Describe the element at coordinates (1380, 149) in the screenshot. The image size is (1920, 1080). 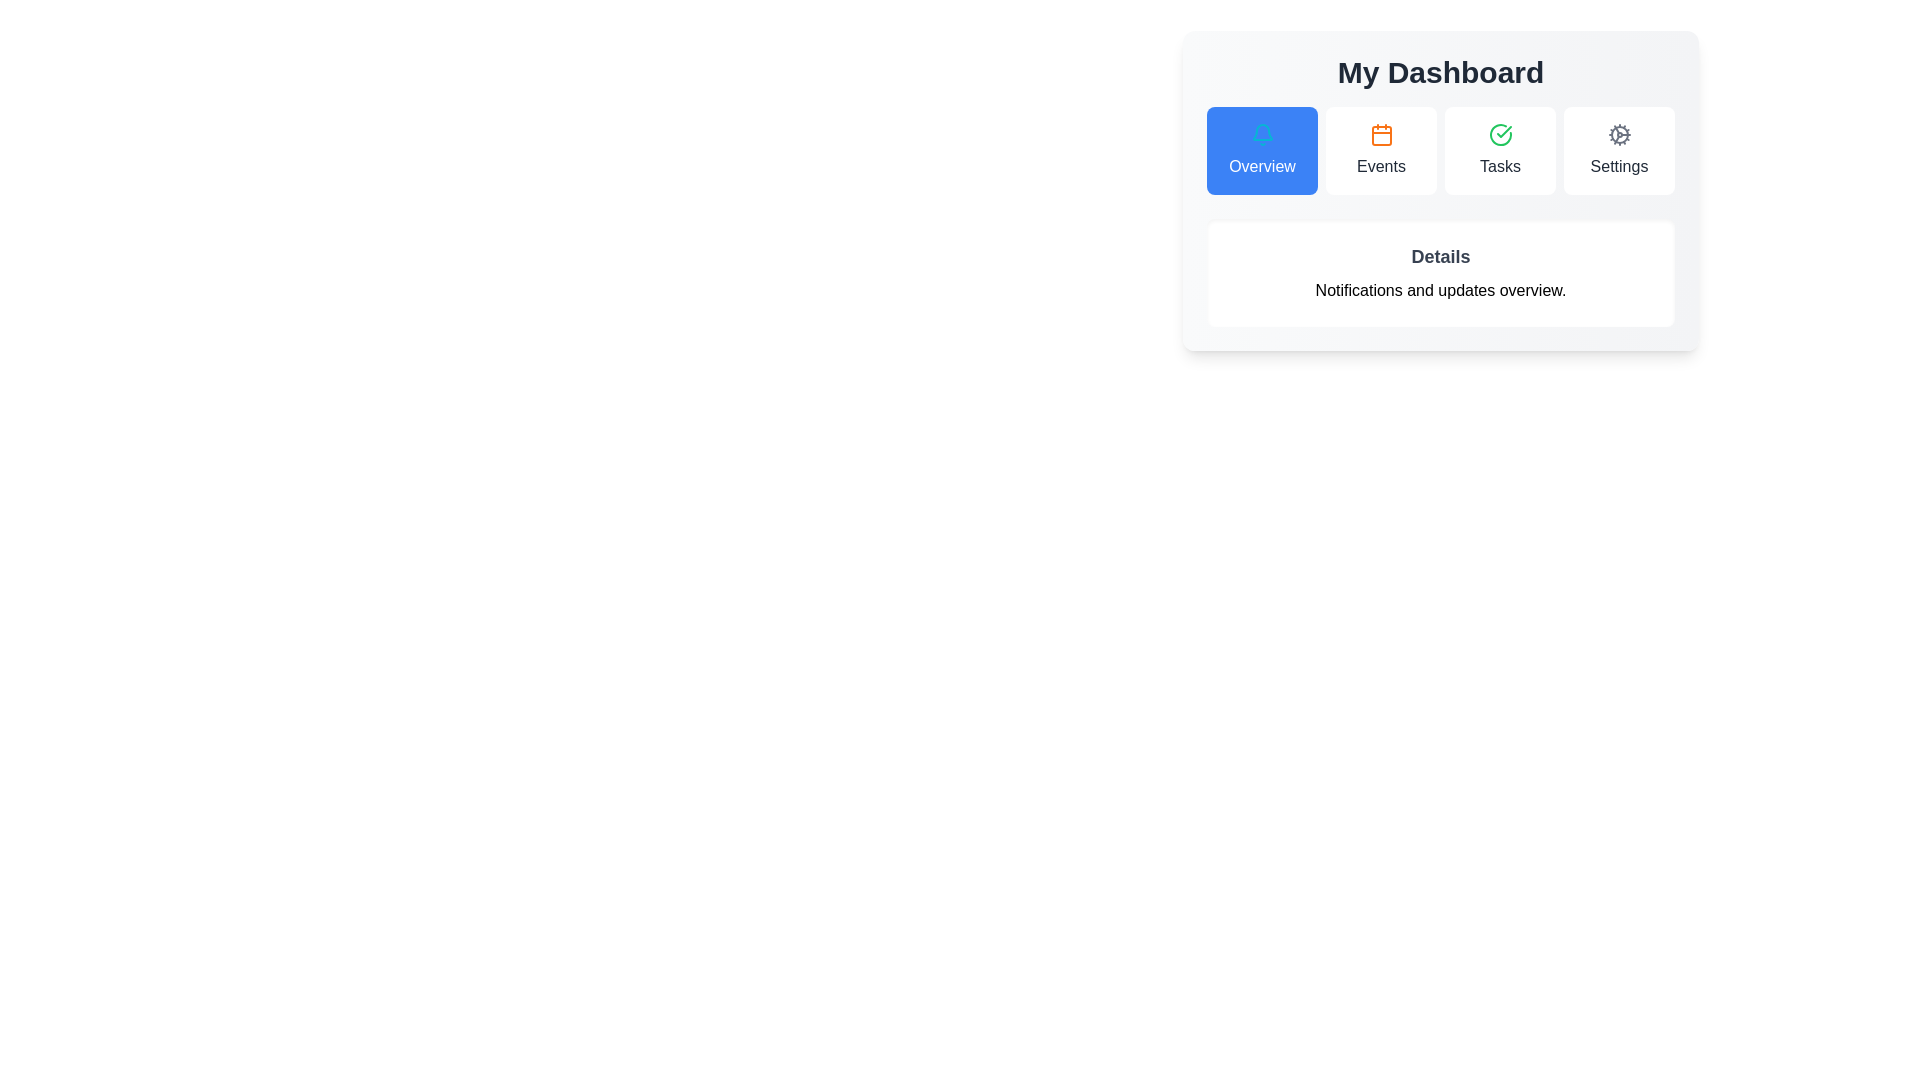
I see `the tab labeled Events by clicking its button` at that location.